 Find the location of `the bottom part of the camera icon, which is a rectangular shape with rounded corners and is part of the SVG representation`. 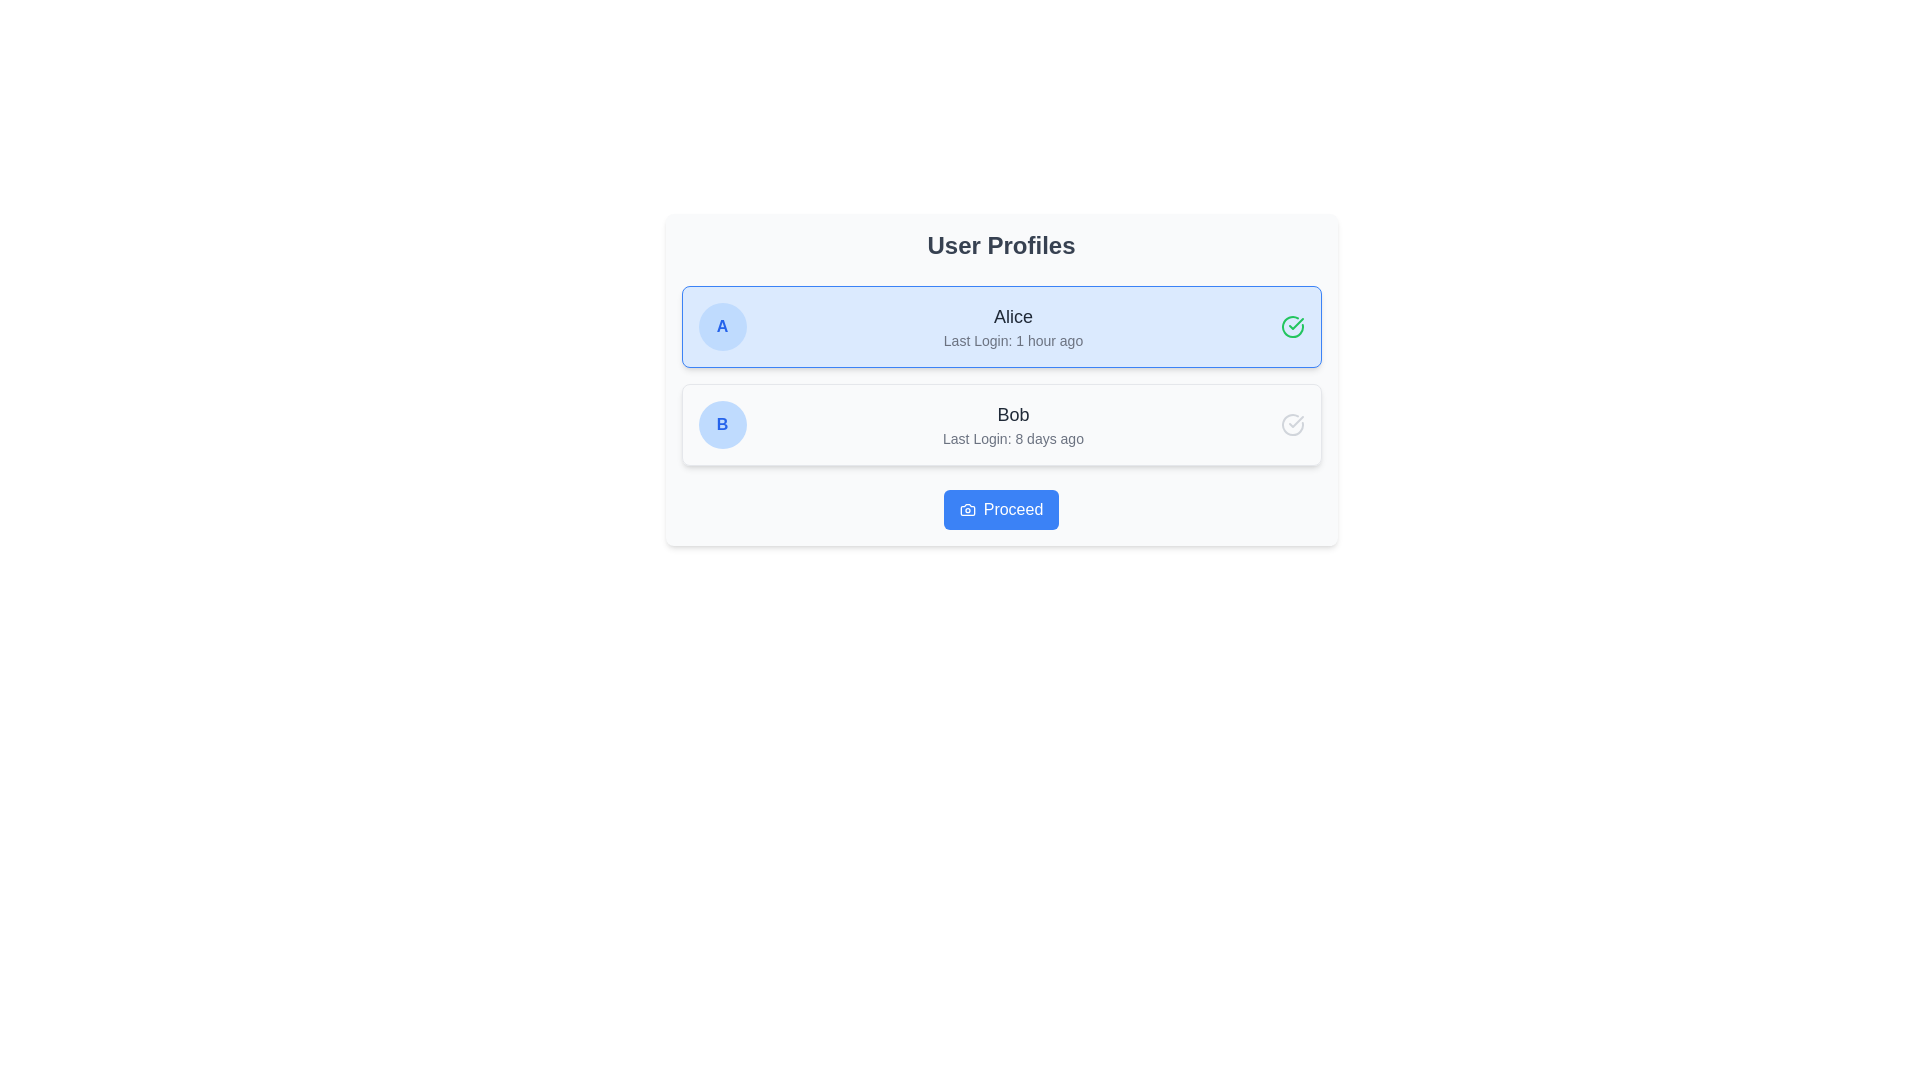

the bottom part of the camera icon, which is a rectangular shape with rounded corners and is part of the SVG representation is located at coordinates (967, 508).